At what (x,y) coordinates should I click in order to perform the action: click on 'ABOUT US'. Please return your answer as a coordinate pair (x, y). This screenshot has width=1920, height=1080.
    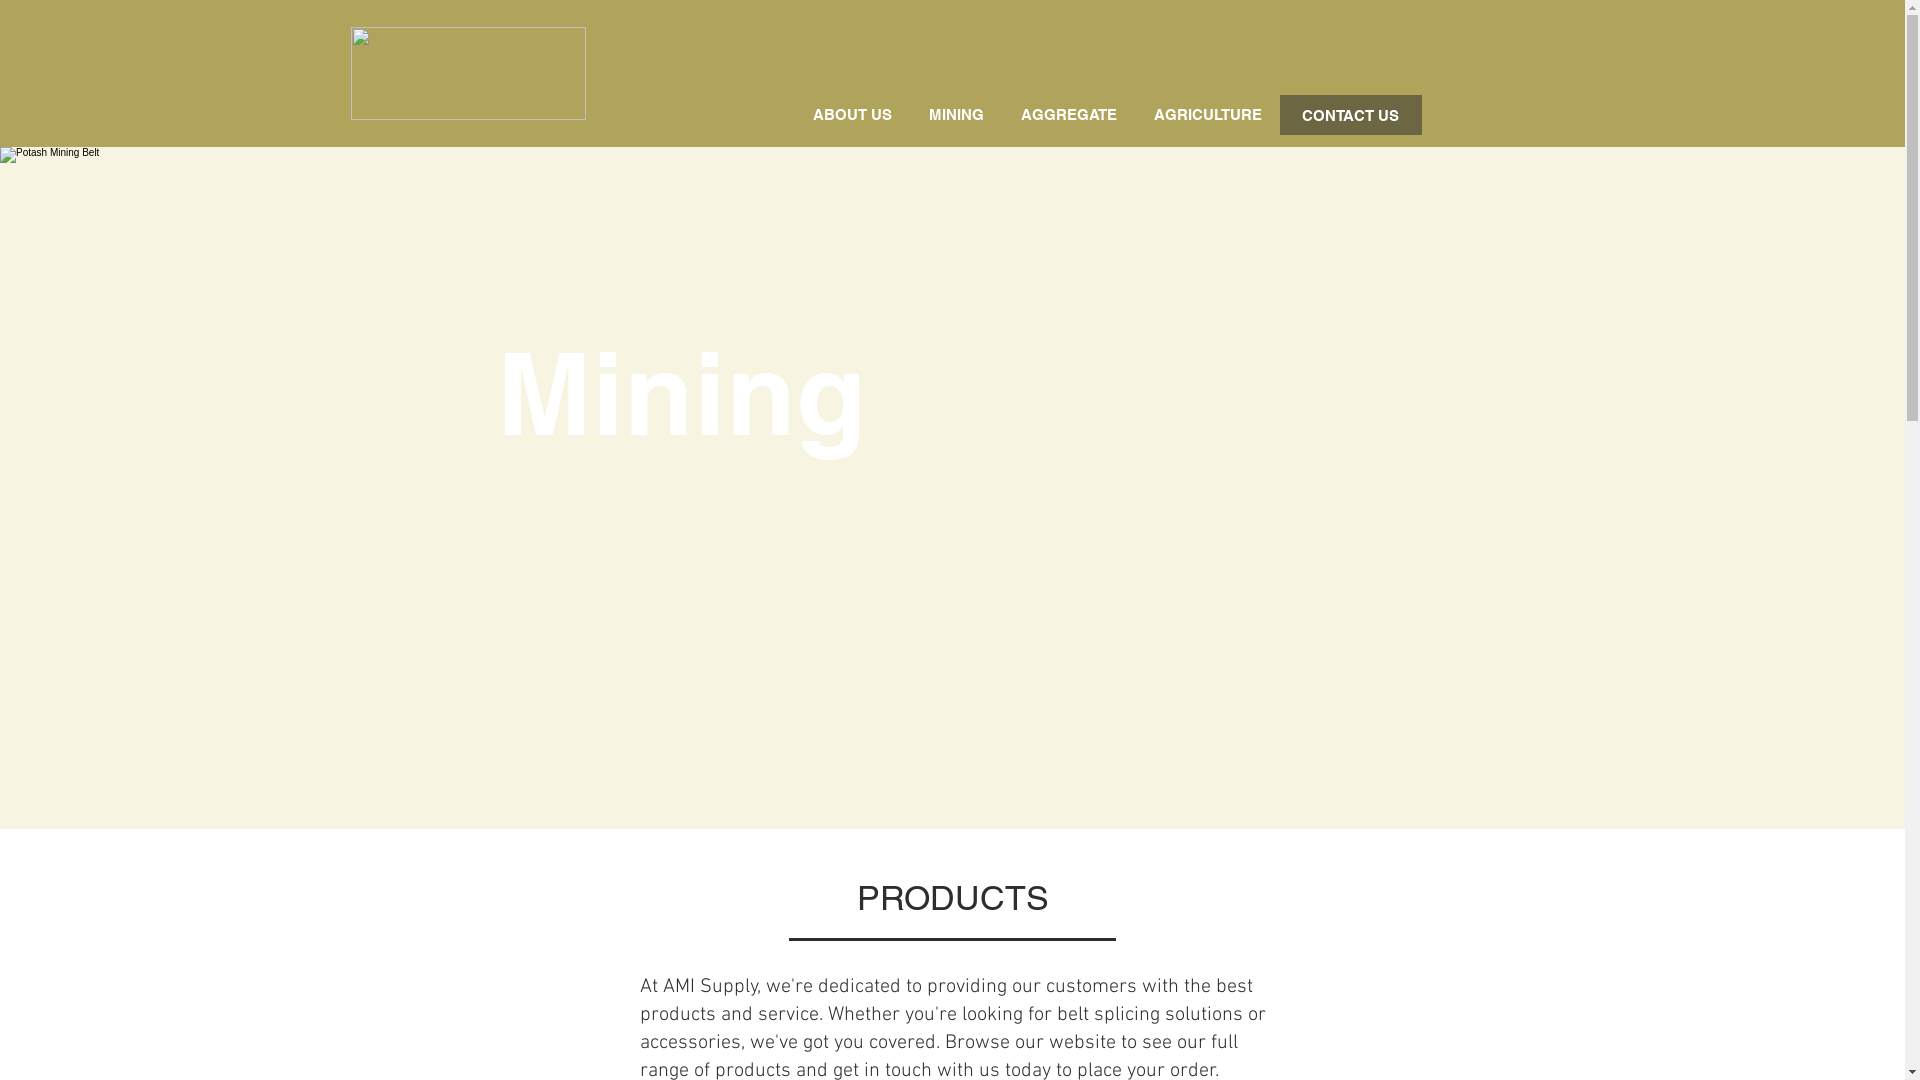
    Looking at the image, I should click on (851, 115).